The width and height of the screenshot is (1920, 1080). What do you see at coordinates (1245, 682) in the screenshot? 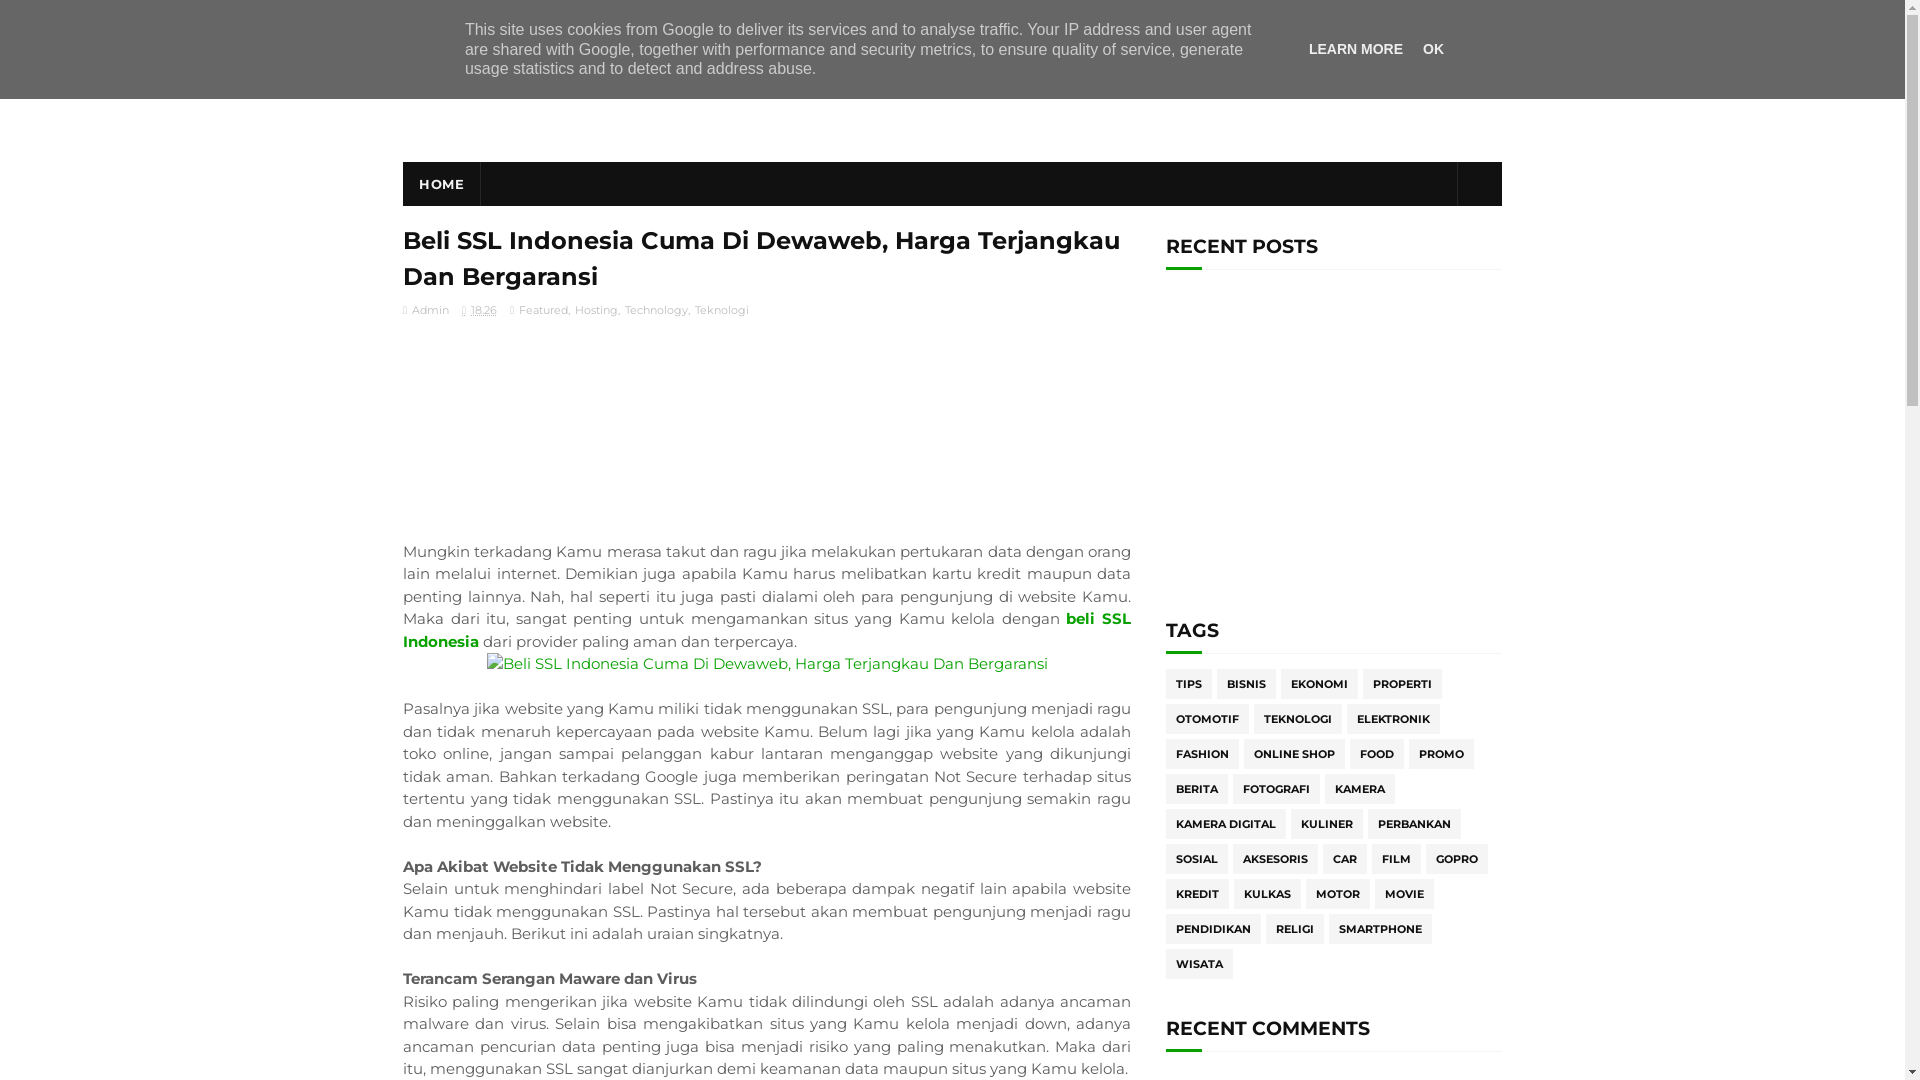
I see `'BISNIS'` at bounding box center [1245, 682].